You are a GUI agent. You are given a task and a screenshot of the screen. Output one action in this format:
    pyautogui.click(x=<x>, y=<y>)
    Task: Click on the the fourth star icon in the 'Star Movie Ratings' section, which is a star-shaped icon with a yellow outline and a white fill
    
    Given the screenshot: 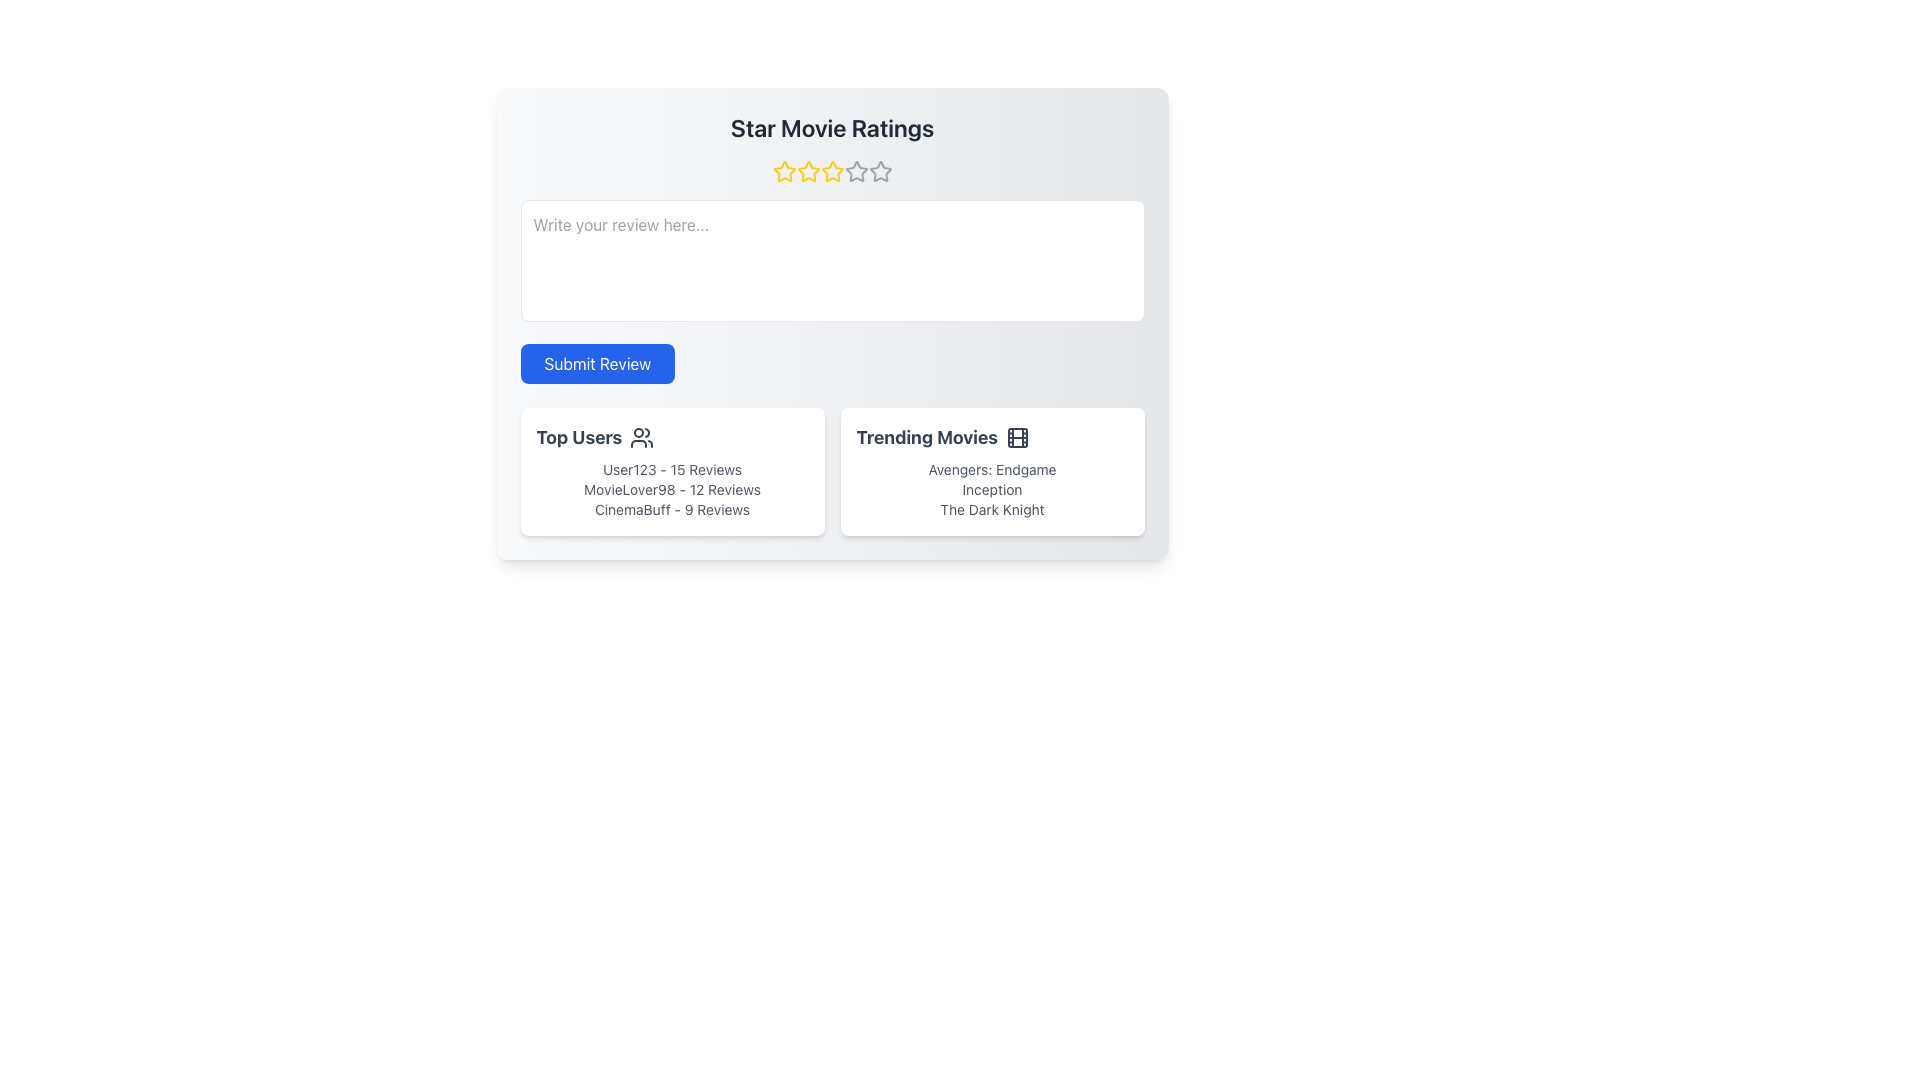 What is the action you would take?
    pyautogui.click(x=832, y=171)
    